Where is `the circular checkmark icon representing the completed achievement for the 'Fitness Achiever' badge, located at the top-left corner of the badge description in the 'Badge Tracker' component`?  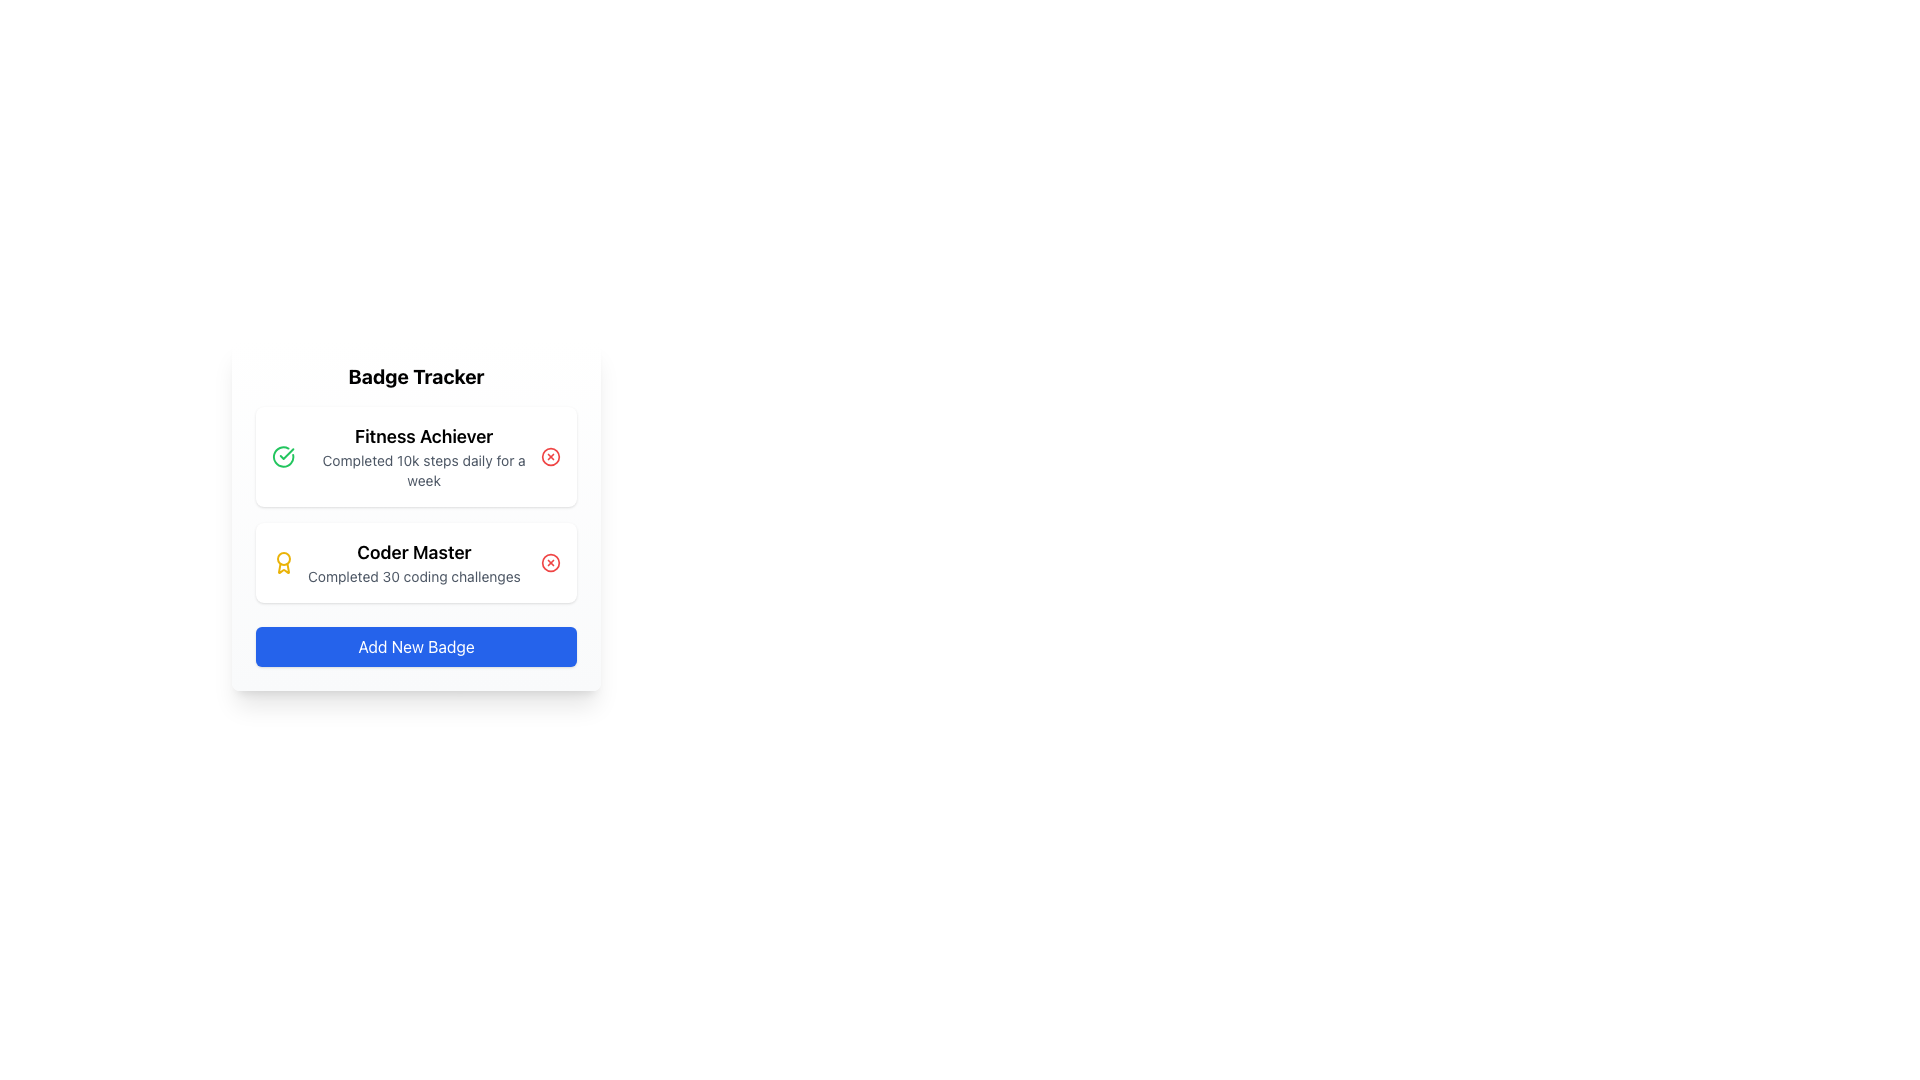
the circular checkmark icon representing the completed achievement for the 'Fitness Achiever' badge, located at the top-left corner of the badge description in the 'Badge Tracker' component is located at coordinates (282, 456).